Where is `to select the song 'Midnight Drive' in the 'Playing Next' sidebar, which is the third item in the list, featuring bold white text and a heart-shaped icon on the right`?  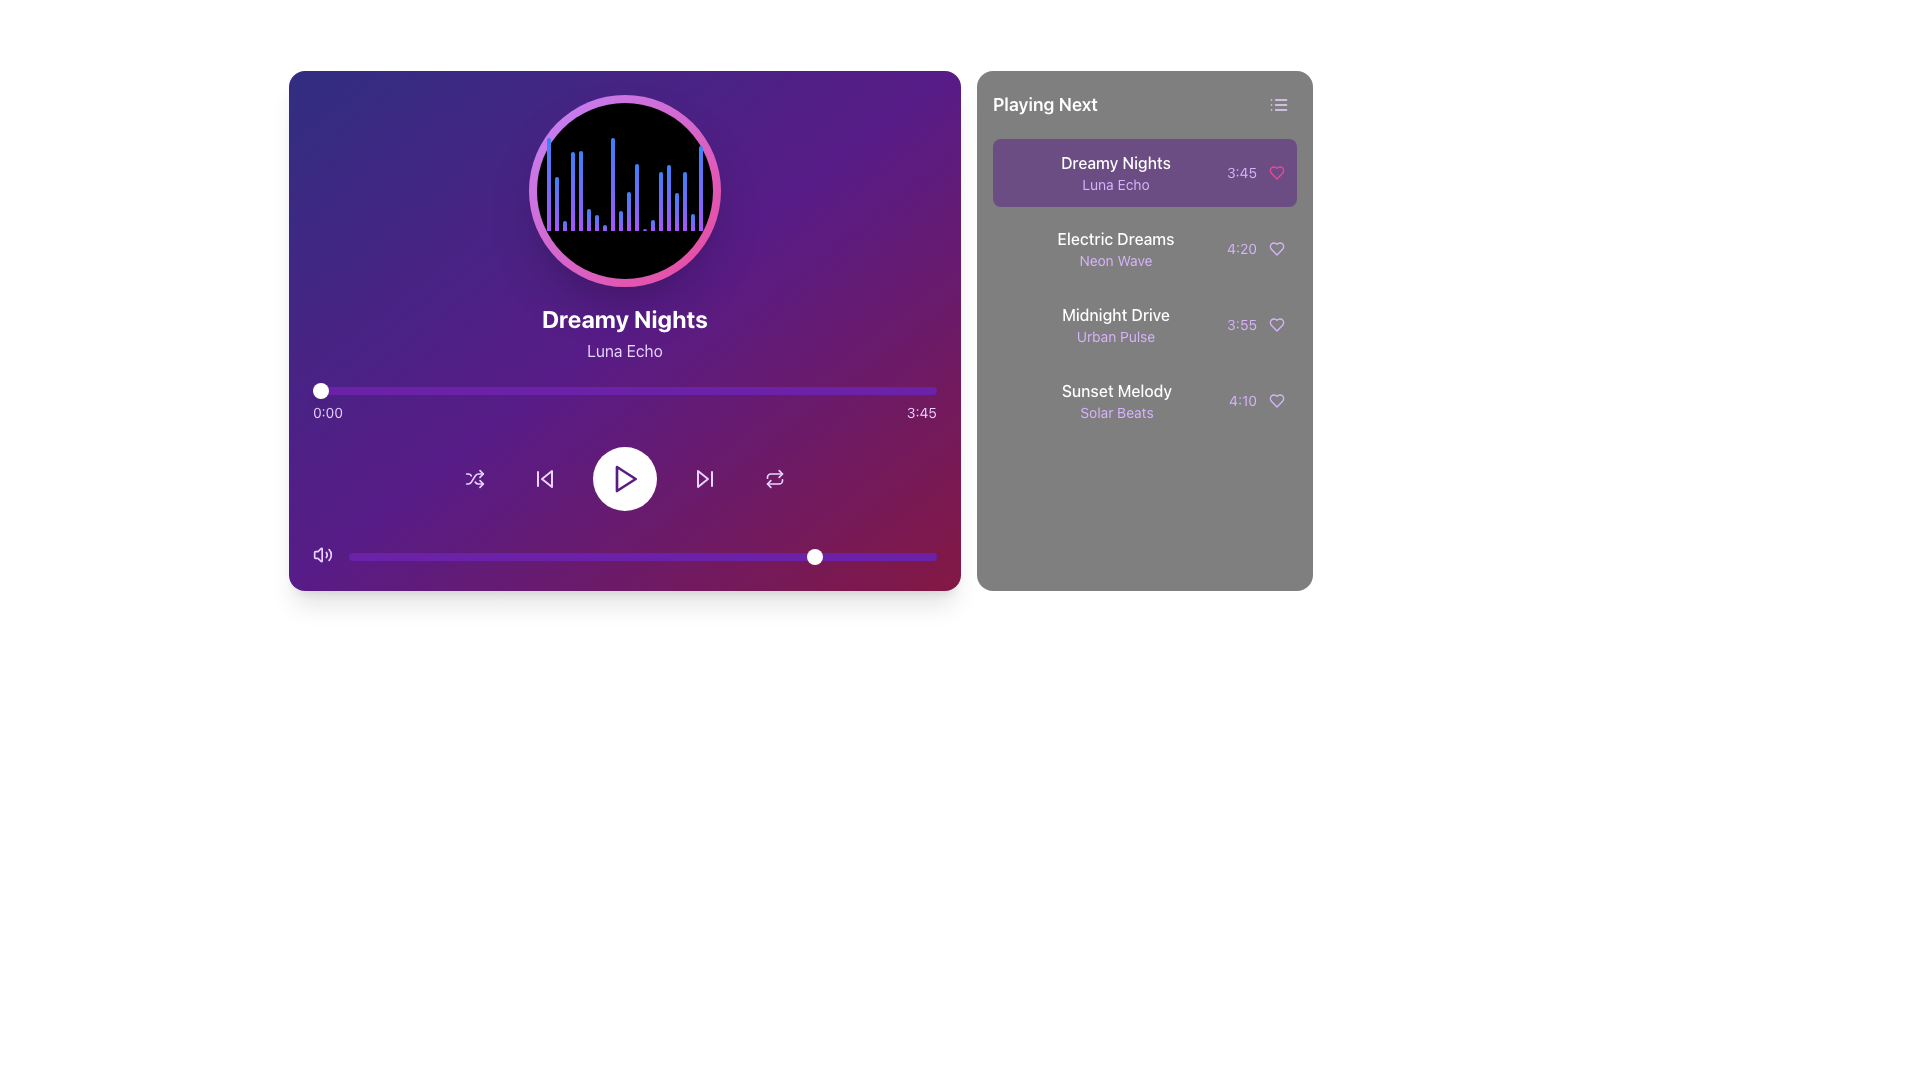
to select the song 'Midnight Drive' in the 'Playing Next' sidebar, which is the third item in the list, featuring bold white text and a heart-shaped icon on the right is located at coordinates (1144, 323).